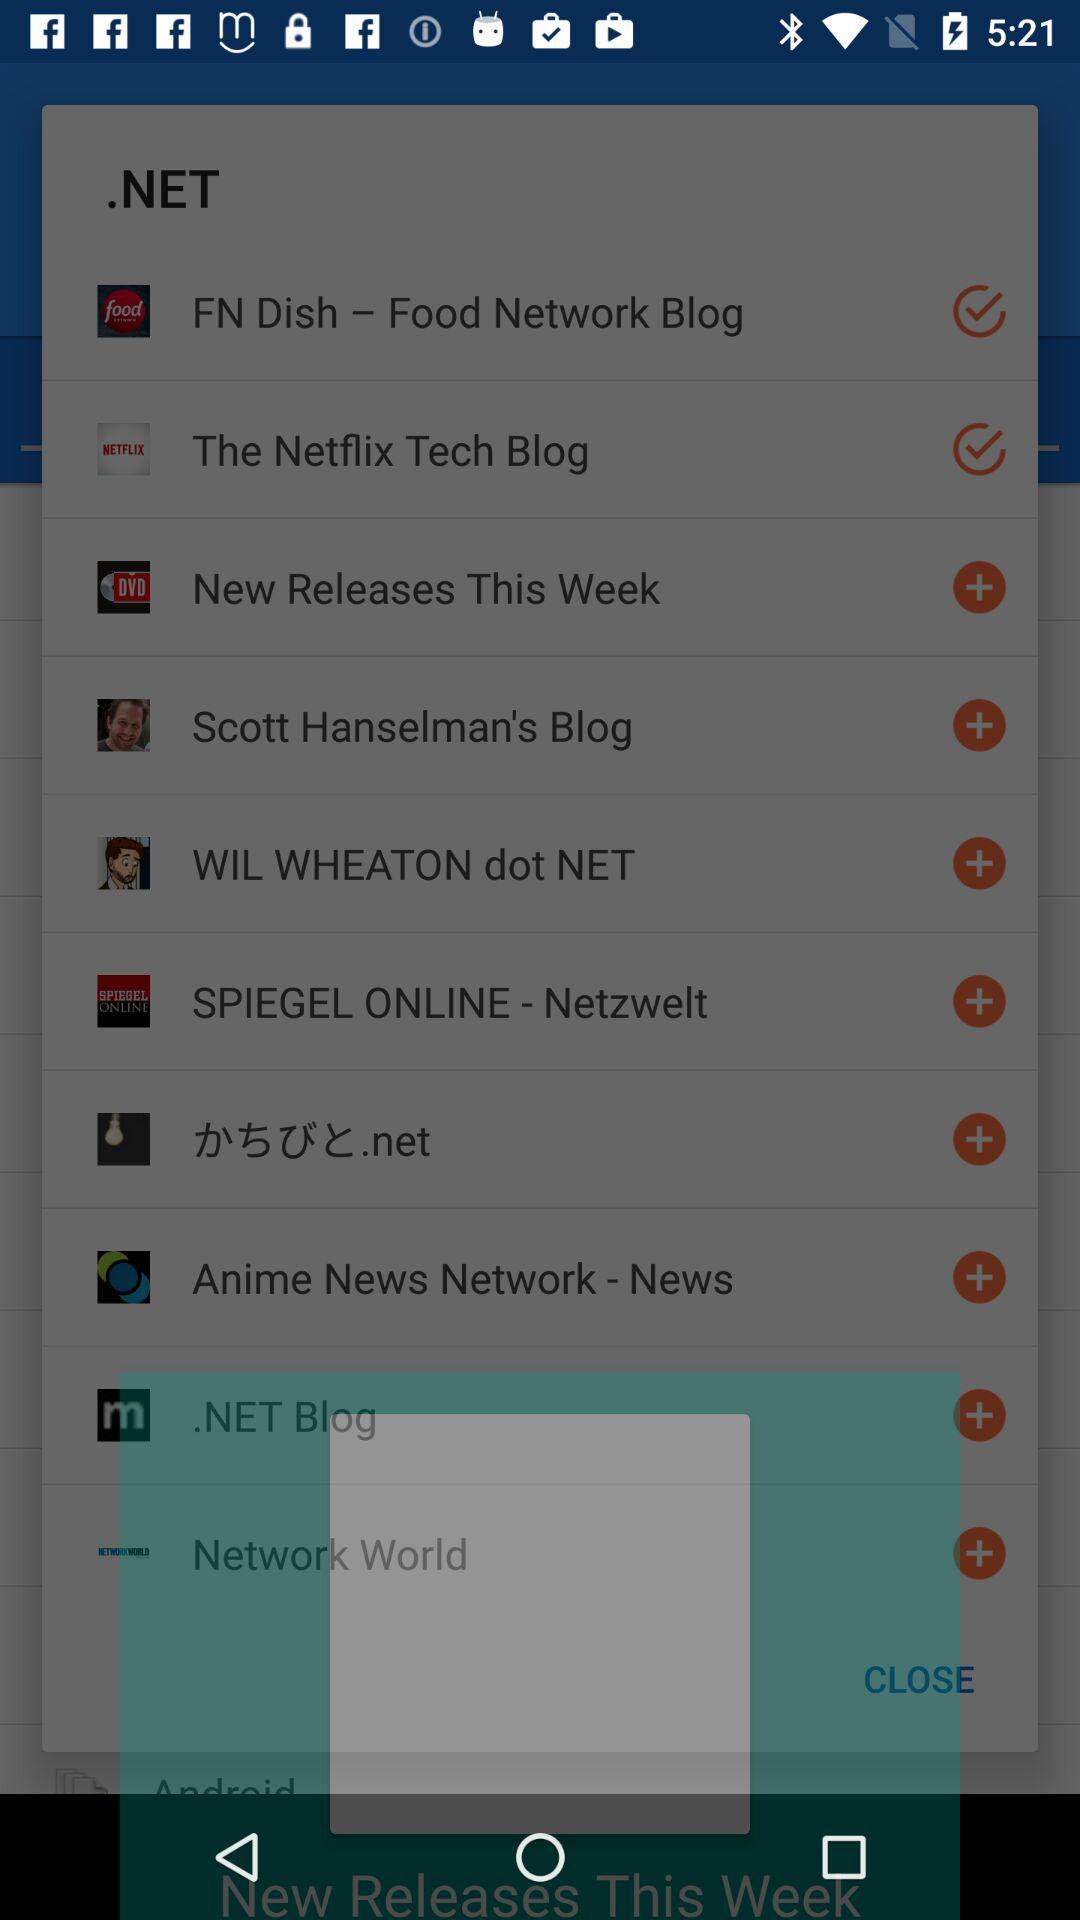 The height and width of the screenshot is (1920, 1080). Describe the element at coordinates (563, 448) in the screenshot. I see `the netflix tech icon` at that location.